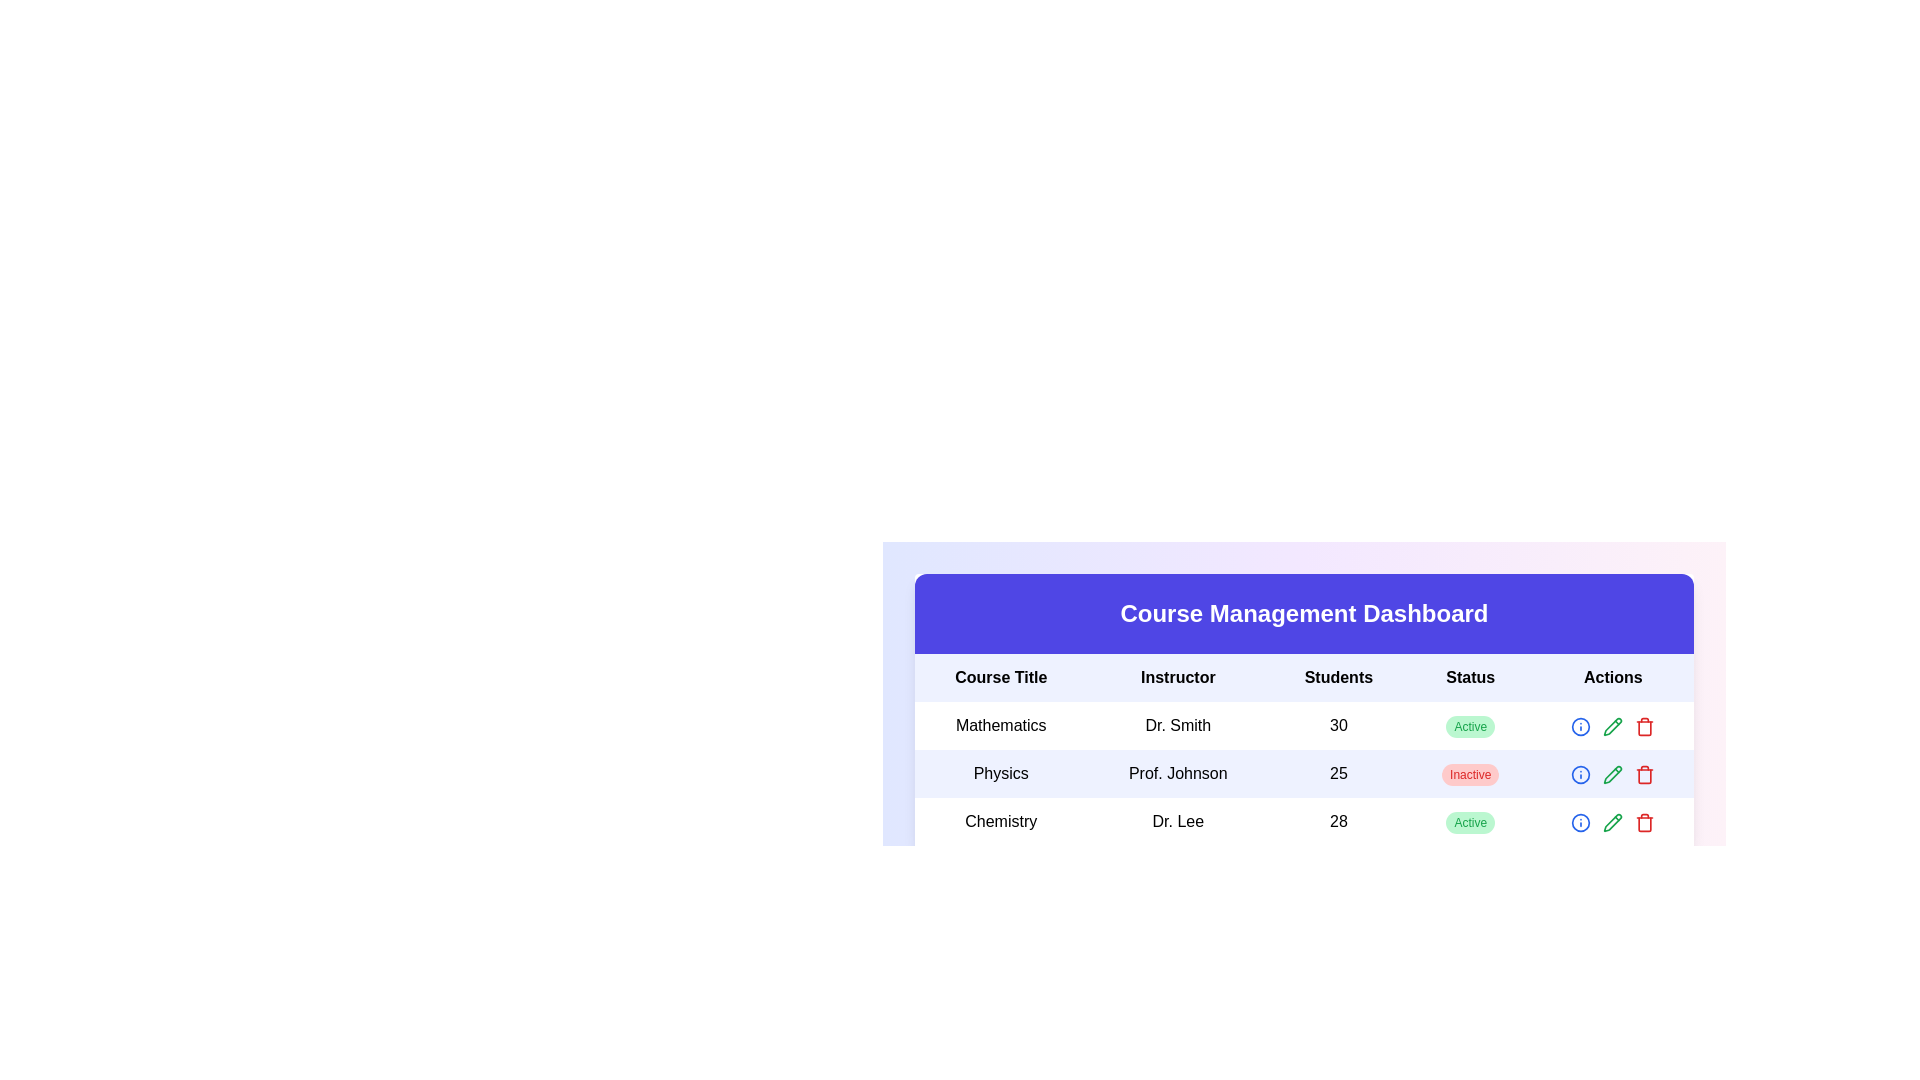  Describe the element at coordinates (1178, 773) in the screenshot. I see `the Text label that identifies the instructor for the 'Physics' course, located in the second row of the table under the 'Instructor' column` at that location.